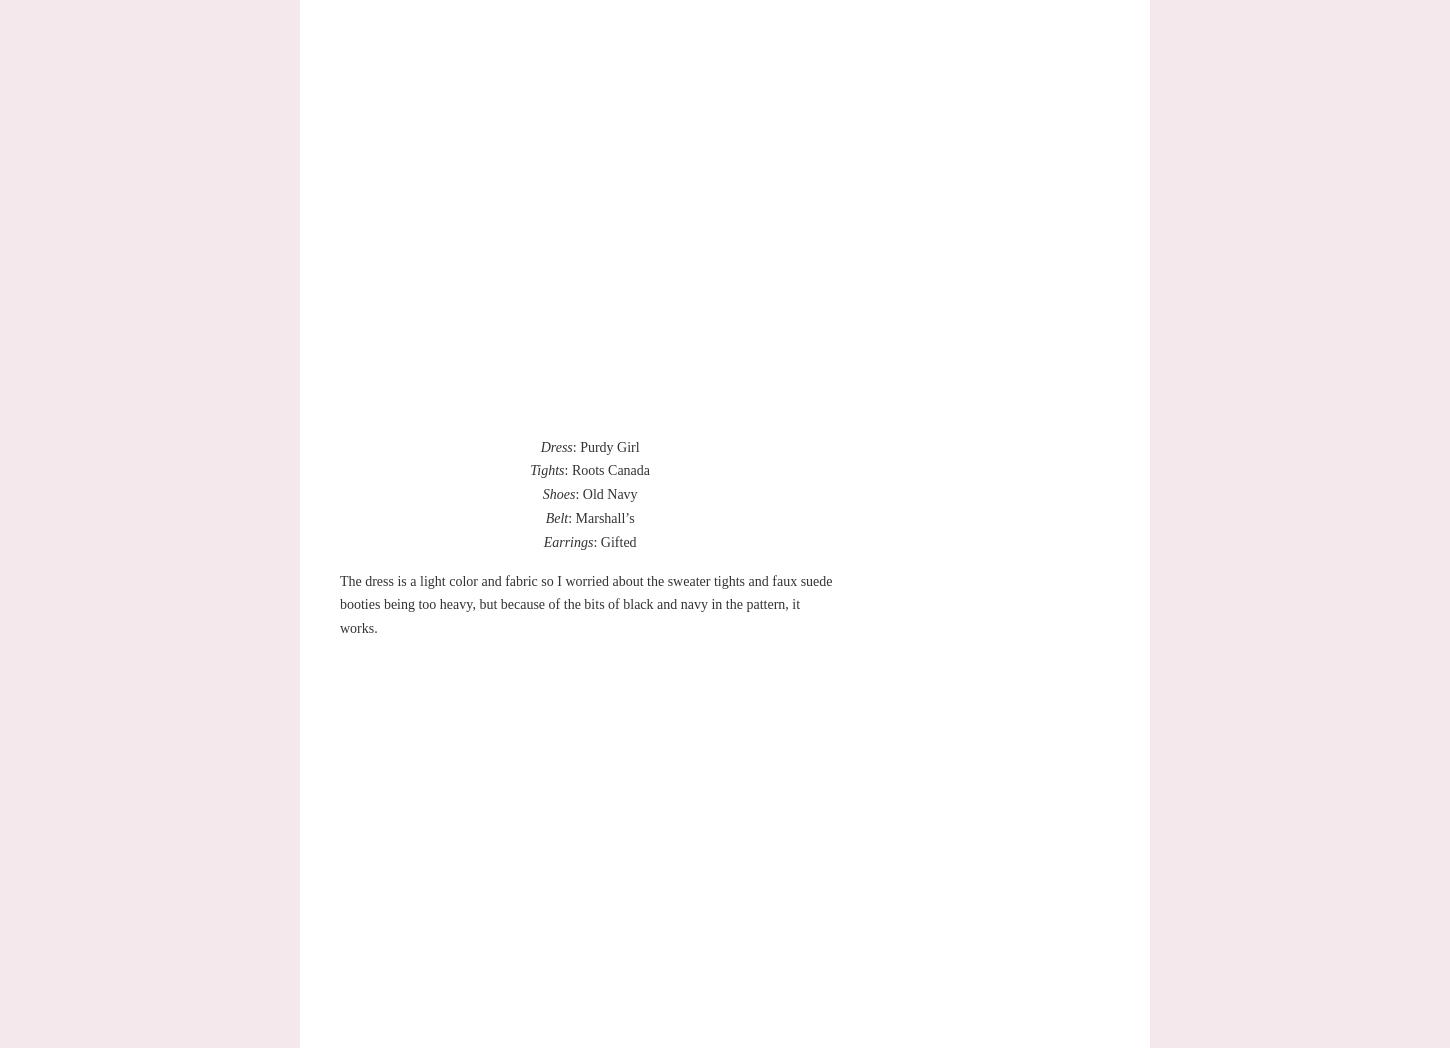 Image resolution: width=1450 pixels, height=1048 pixels. Describe the element at coordinates (529, 469) in the screenshot. I see `'Tights'` at that location.